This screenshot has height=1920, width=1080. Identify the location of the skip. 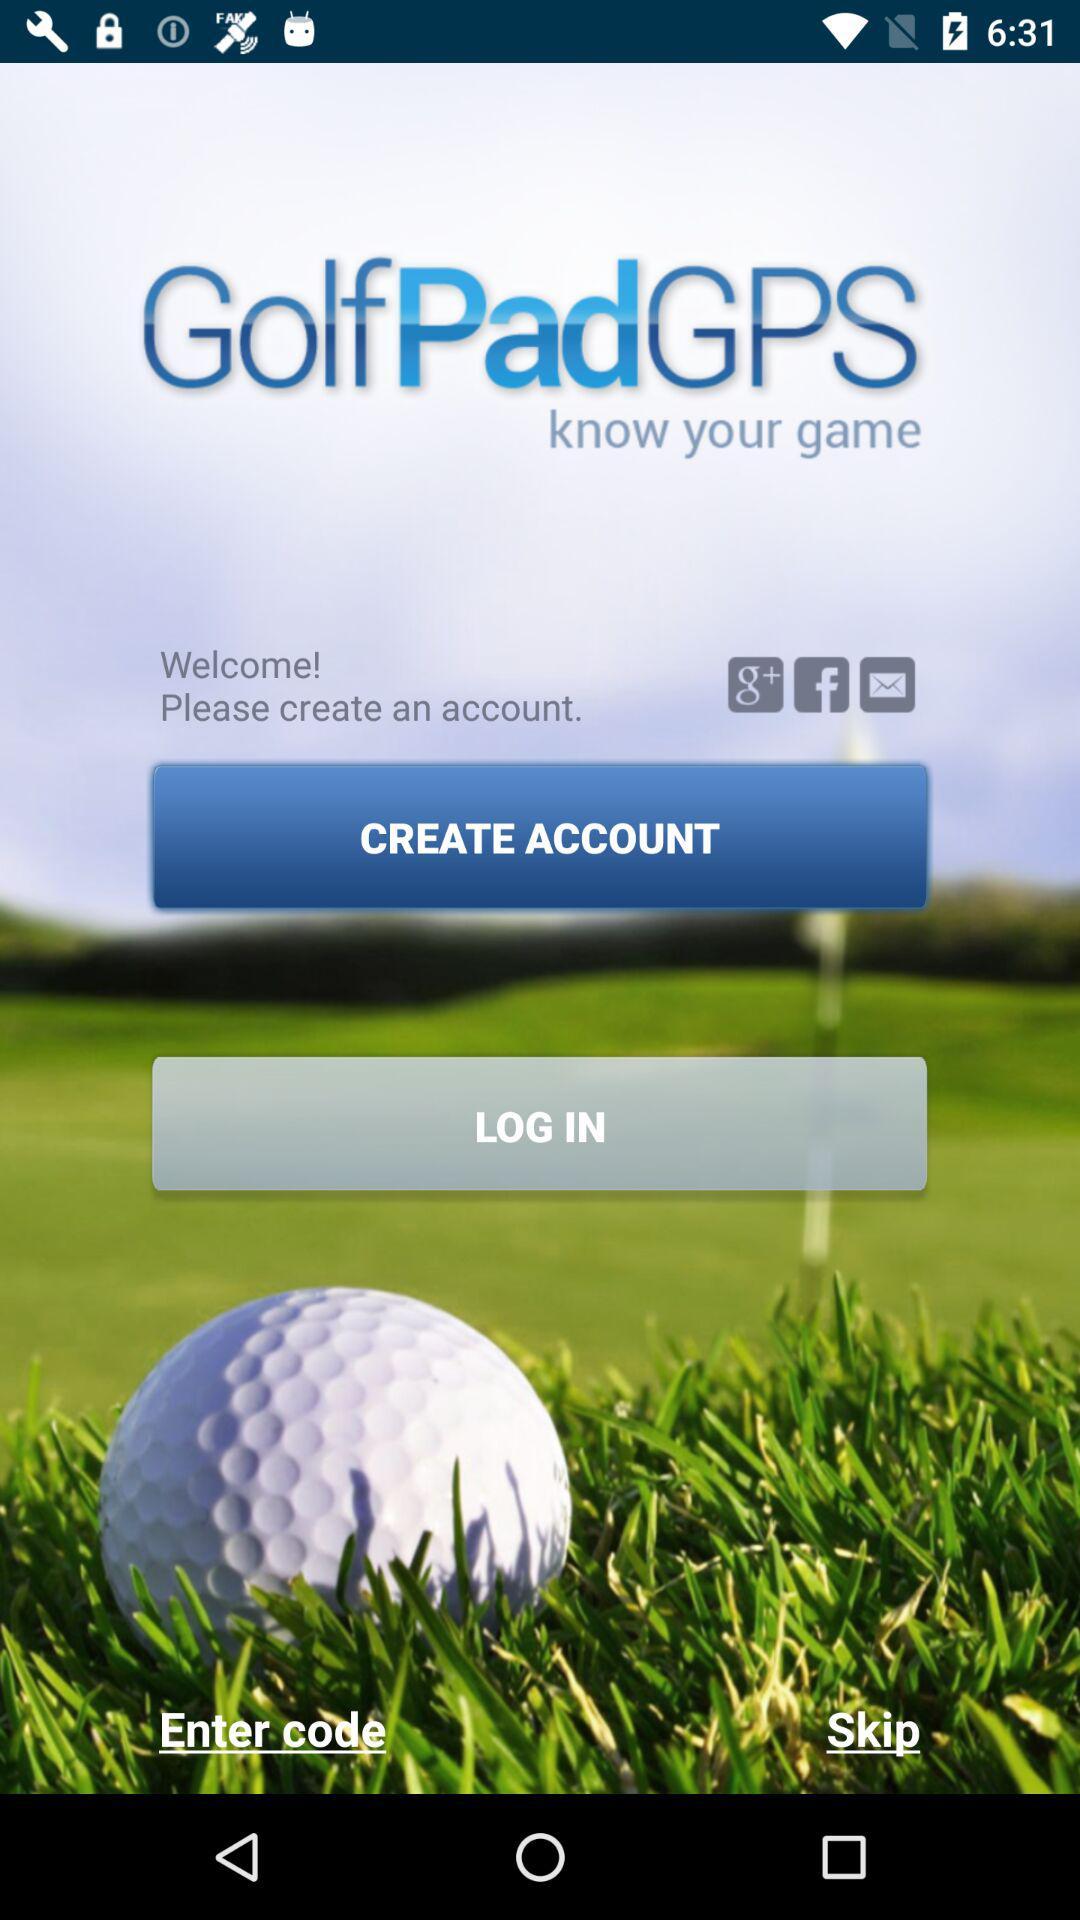
(729, 1727).